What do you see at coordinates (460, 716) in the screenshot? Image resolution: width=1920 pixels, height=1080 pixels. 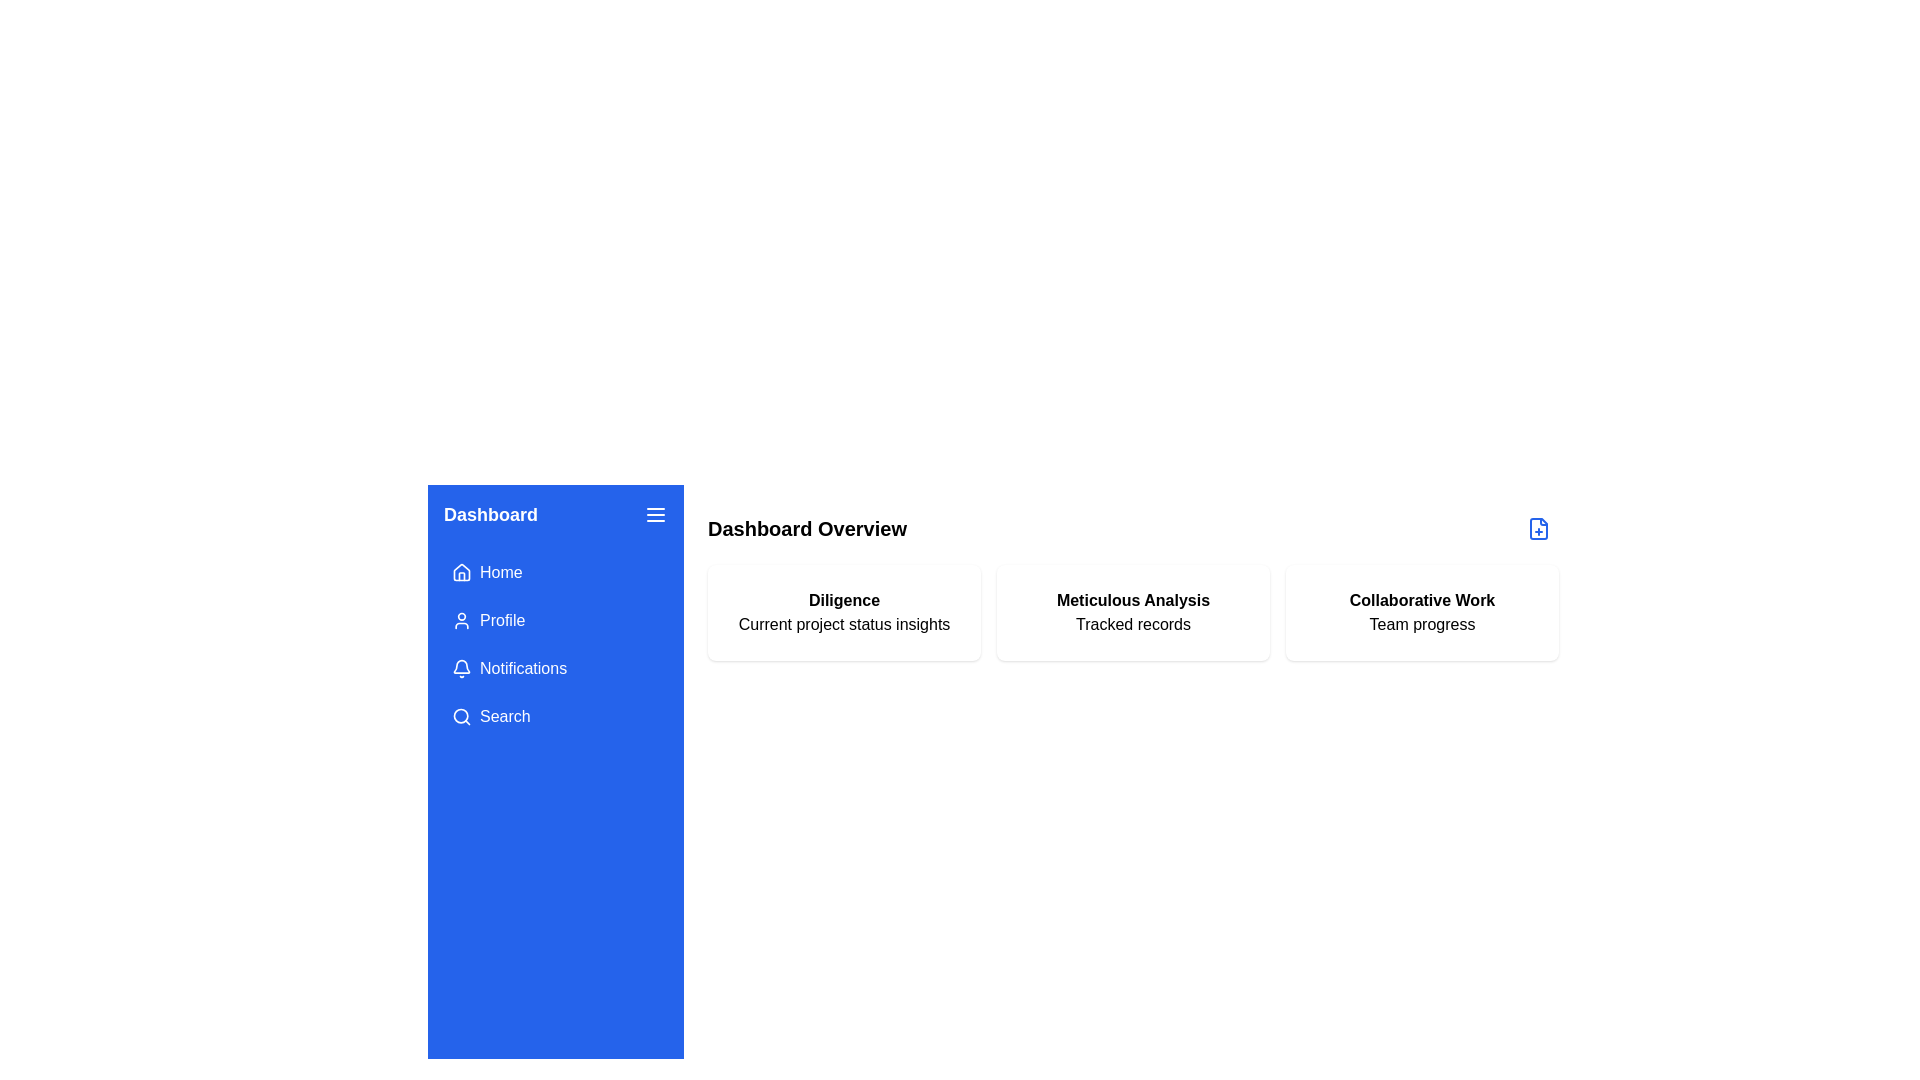 I see `the search icon located to the left of the 'Search' text label in the sidebar menu` at bounding box center [460, 716].